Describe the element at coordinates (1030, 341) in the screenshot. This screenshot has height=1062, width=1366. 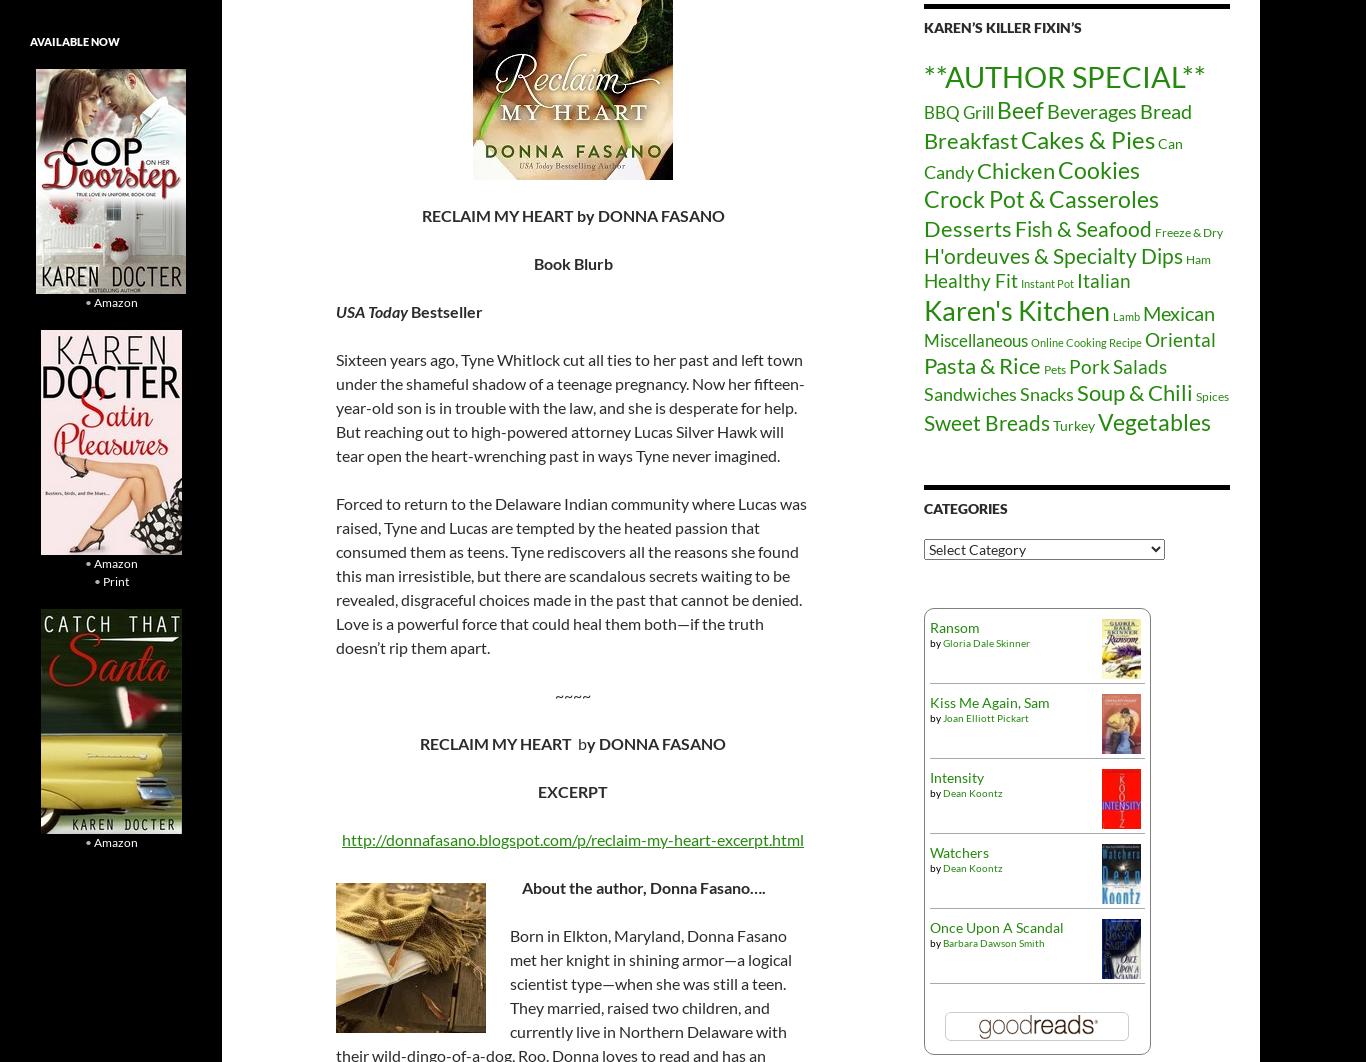
I see `'Online Cooking Recipe'` at that location.